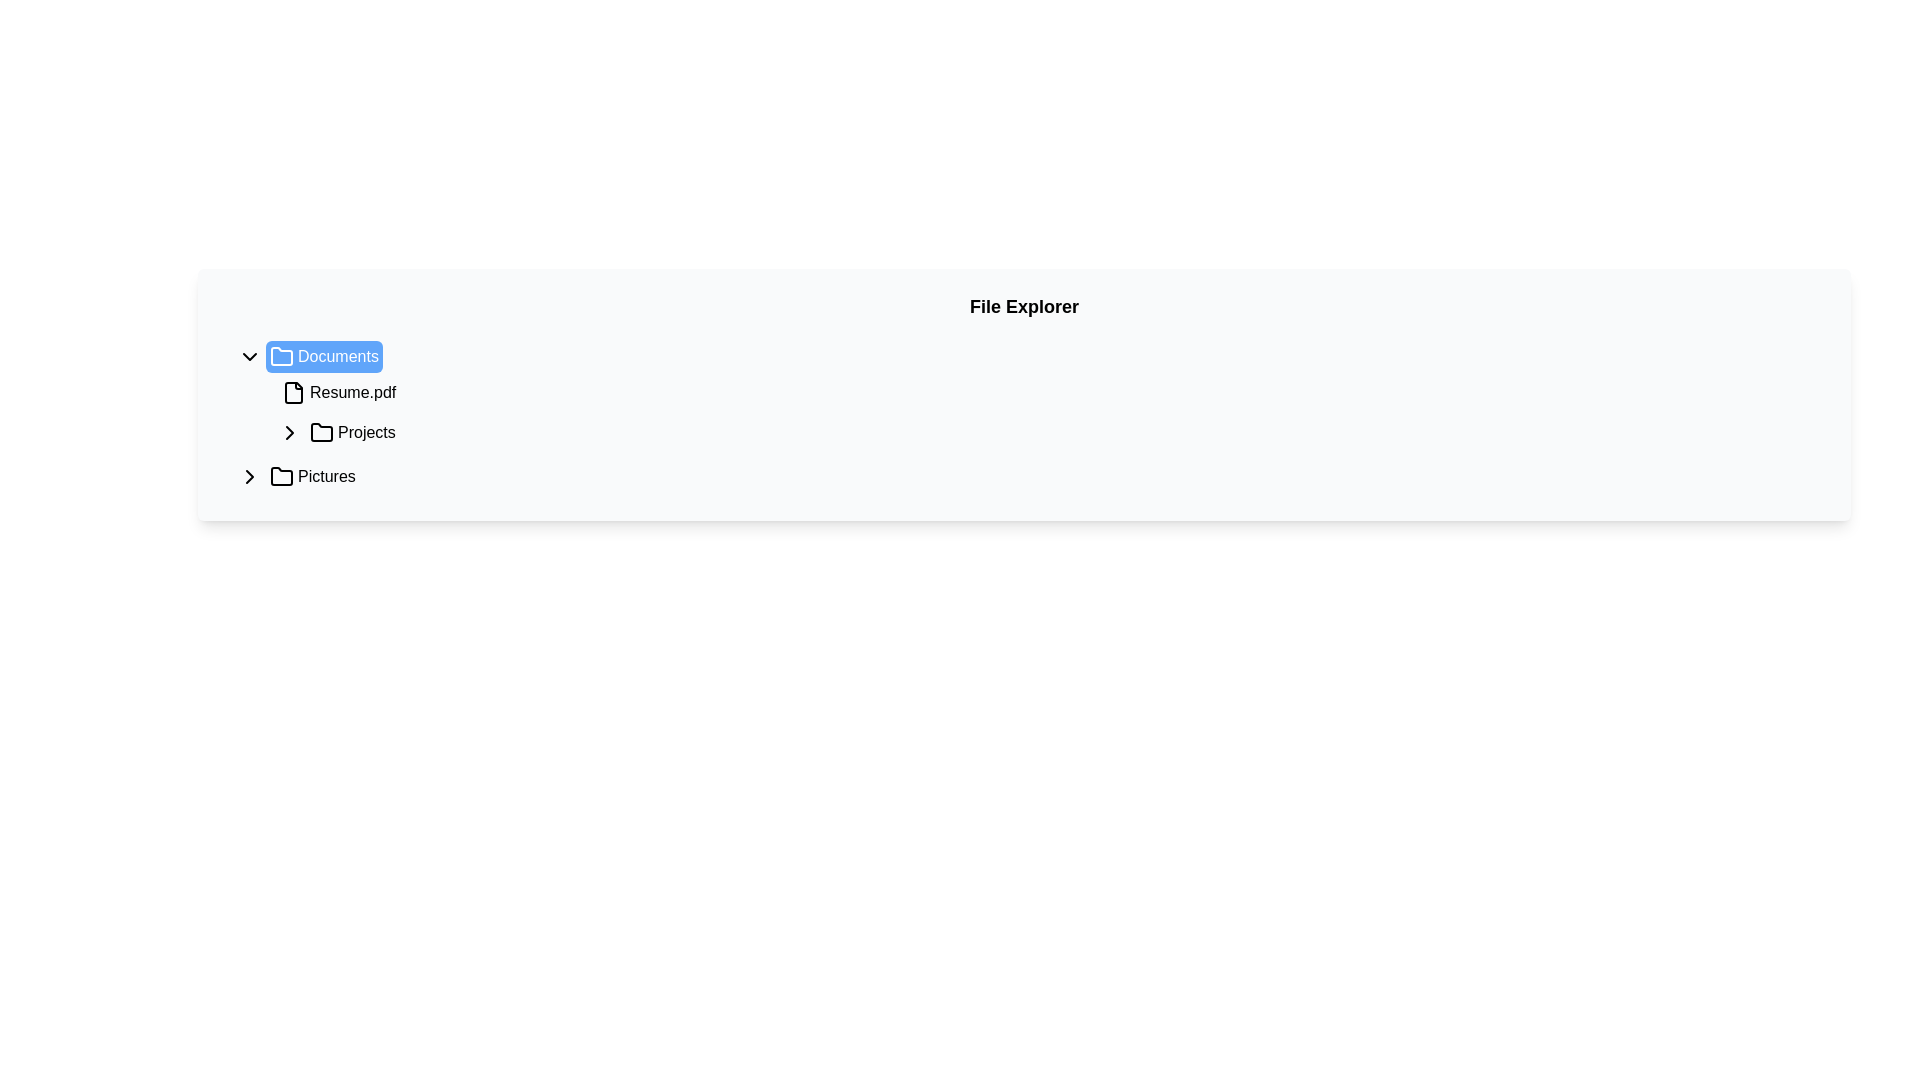 Image resolution: width=1920 pixels, height=1080 pixels. I want to click on the list item representing the file entry 'Resume.pdf', so click(339, 393).